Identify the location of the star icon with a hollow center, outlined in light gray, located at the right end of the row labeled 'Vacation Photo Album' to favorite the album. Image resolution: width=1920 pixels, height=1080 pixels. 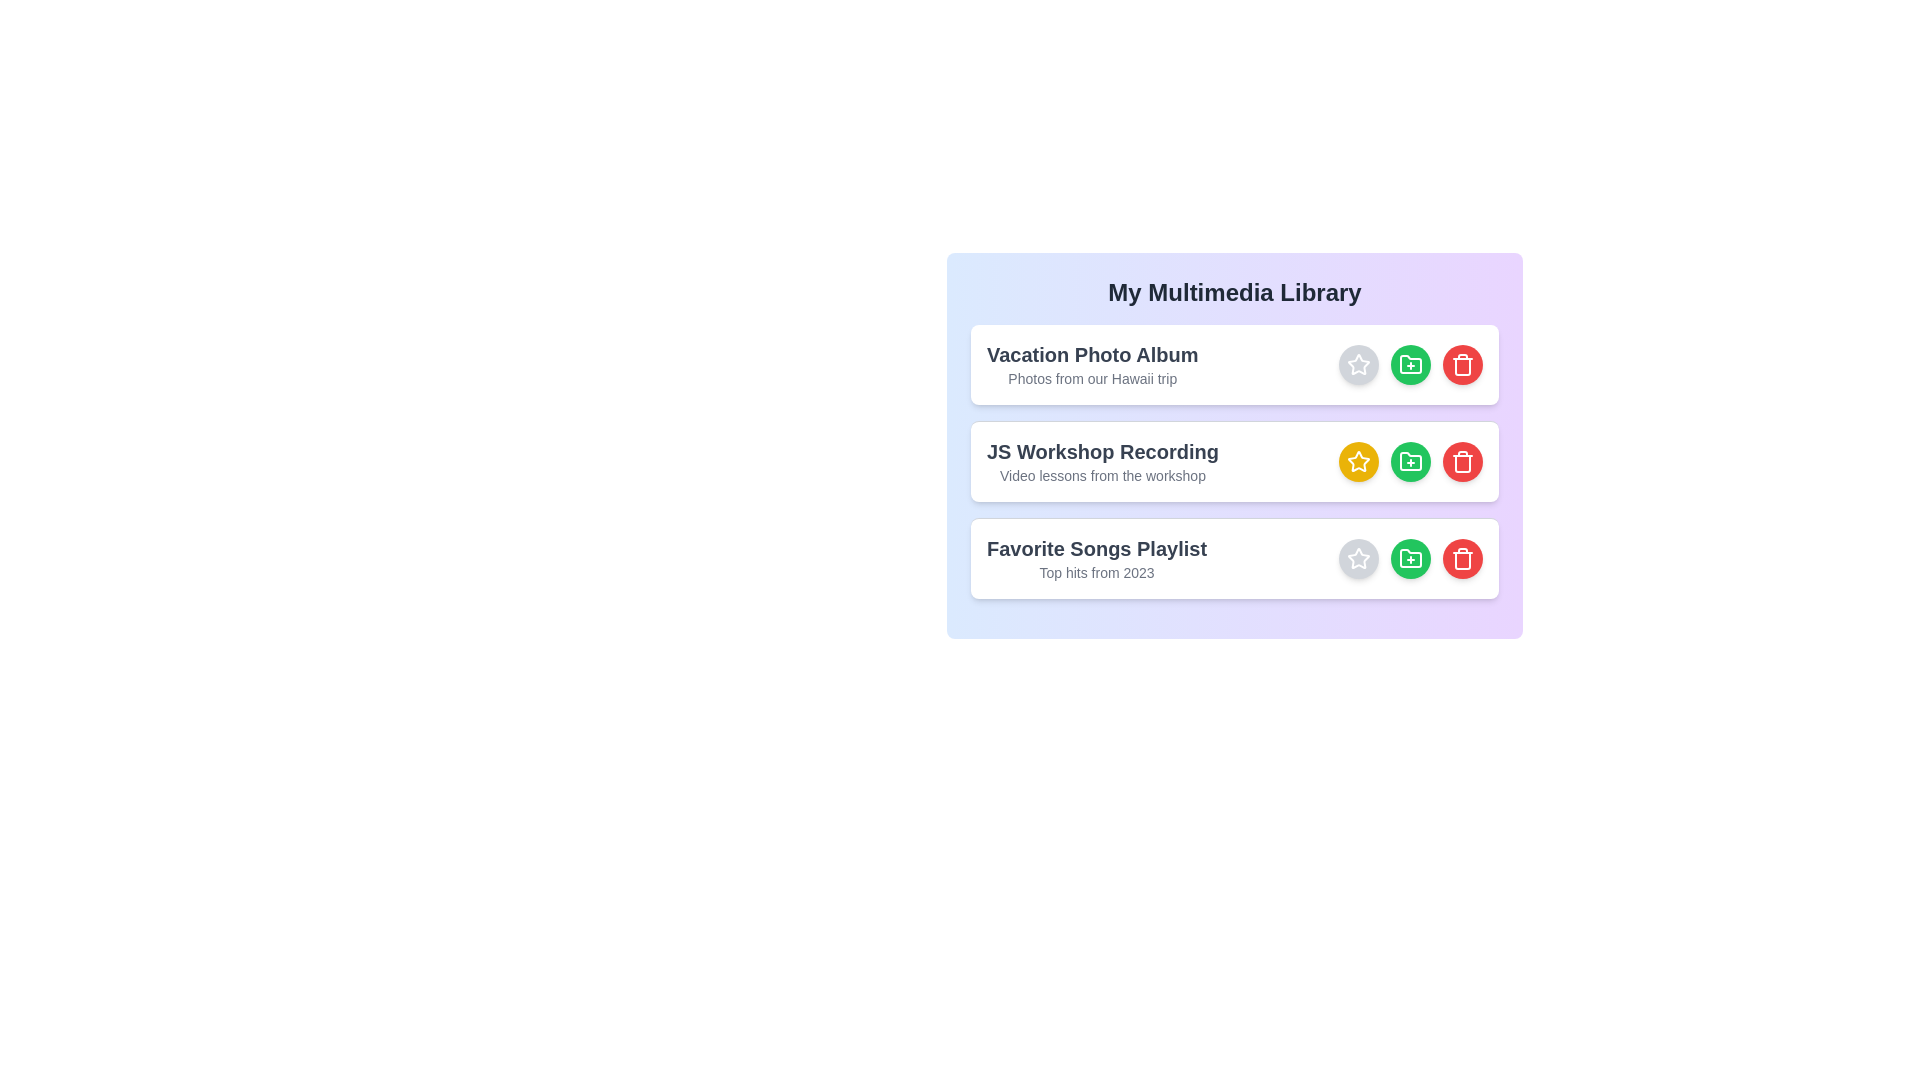
(1358, 558).